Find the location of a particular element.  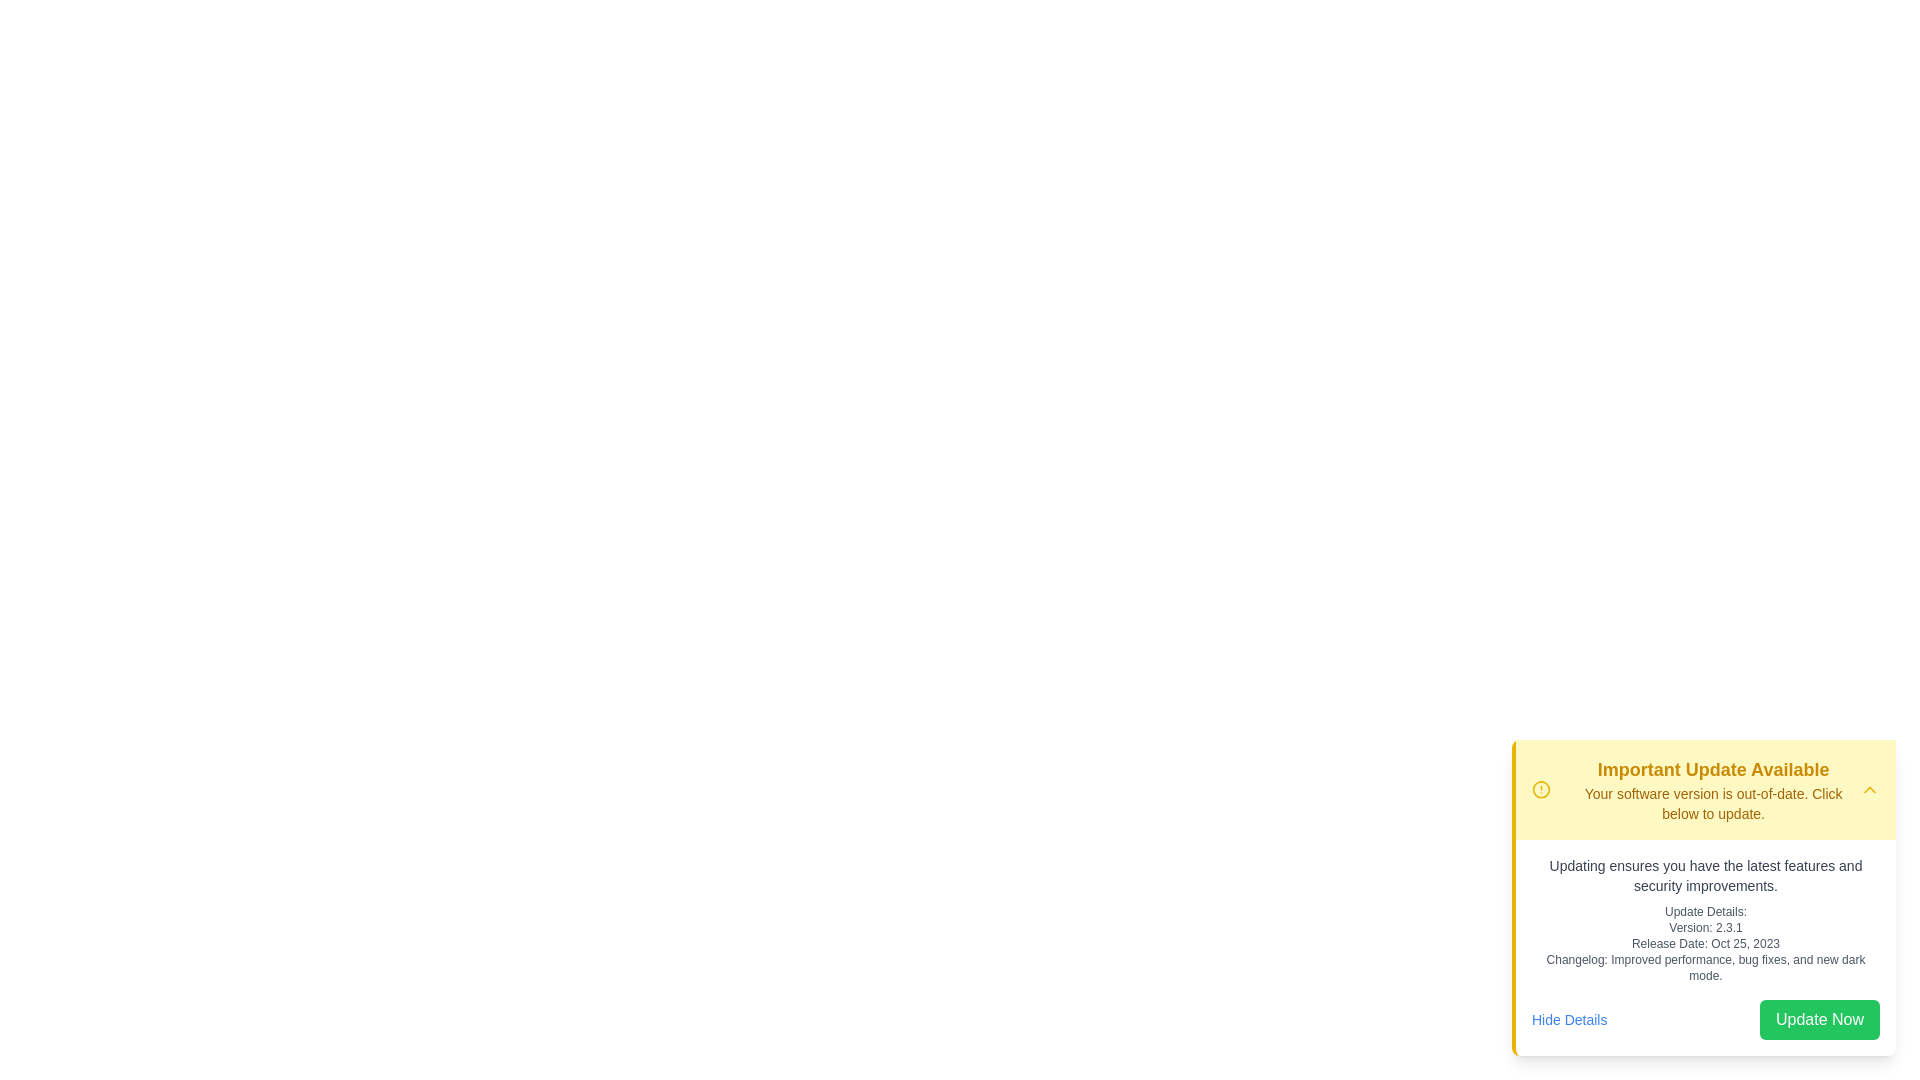

the circular icon with a yellow border that represents an alert, located to the left of the title 'Important Update Available' in the yellow notification box is located at coordinates (1540, 789).